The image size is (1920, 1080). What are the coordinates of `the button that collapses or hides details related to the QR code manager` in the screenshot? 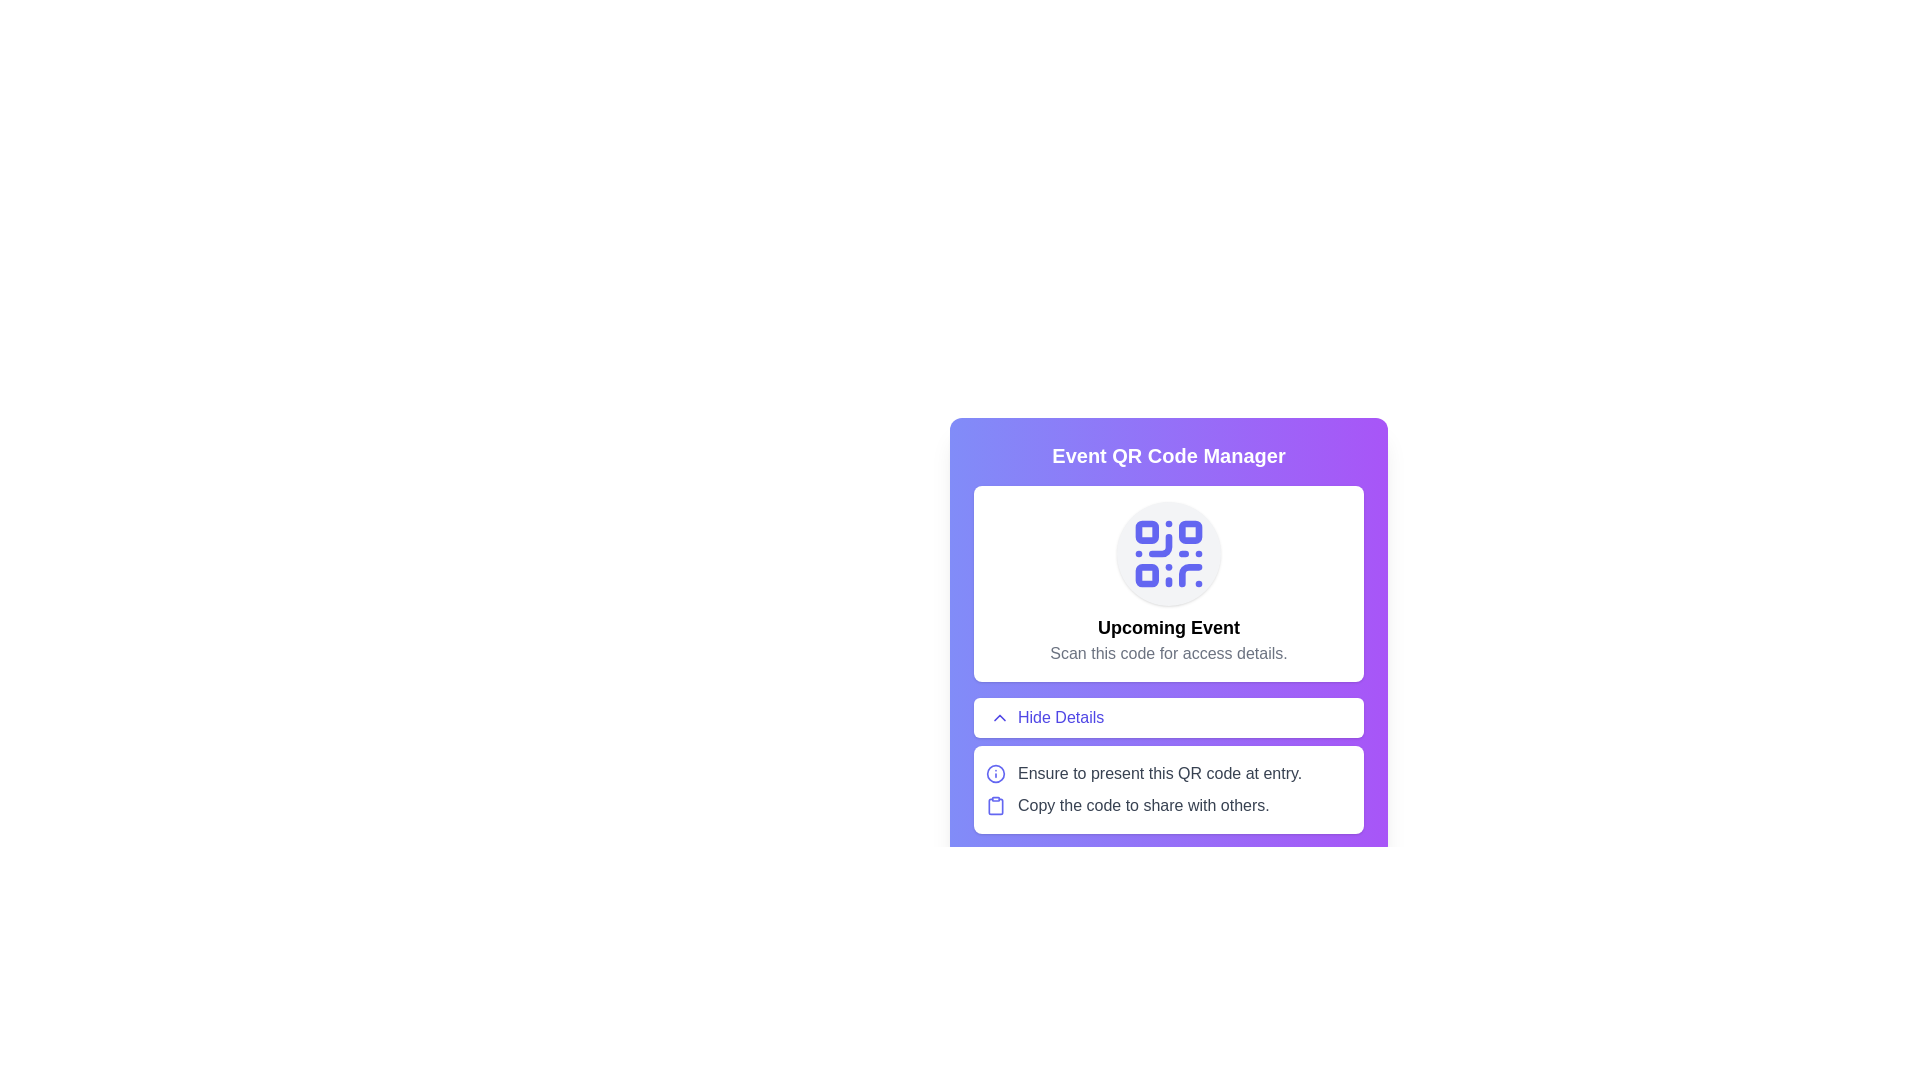 It's located at (1169, 716).